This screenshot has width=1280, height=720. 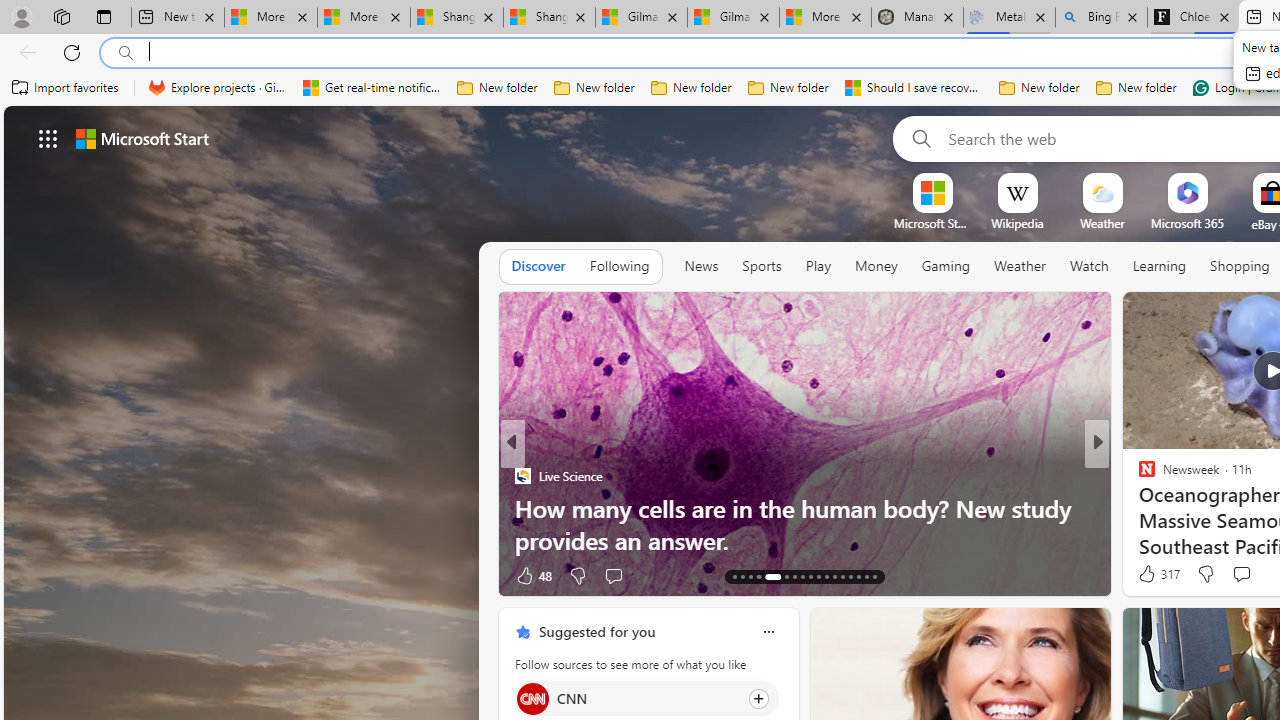 I want to click on 'AutomationID: tab-14', so click(x=742, y=577).